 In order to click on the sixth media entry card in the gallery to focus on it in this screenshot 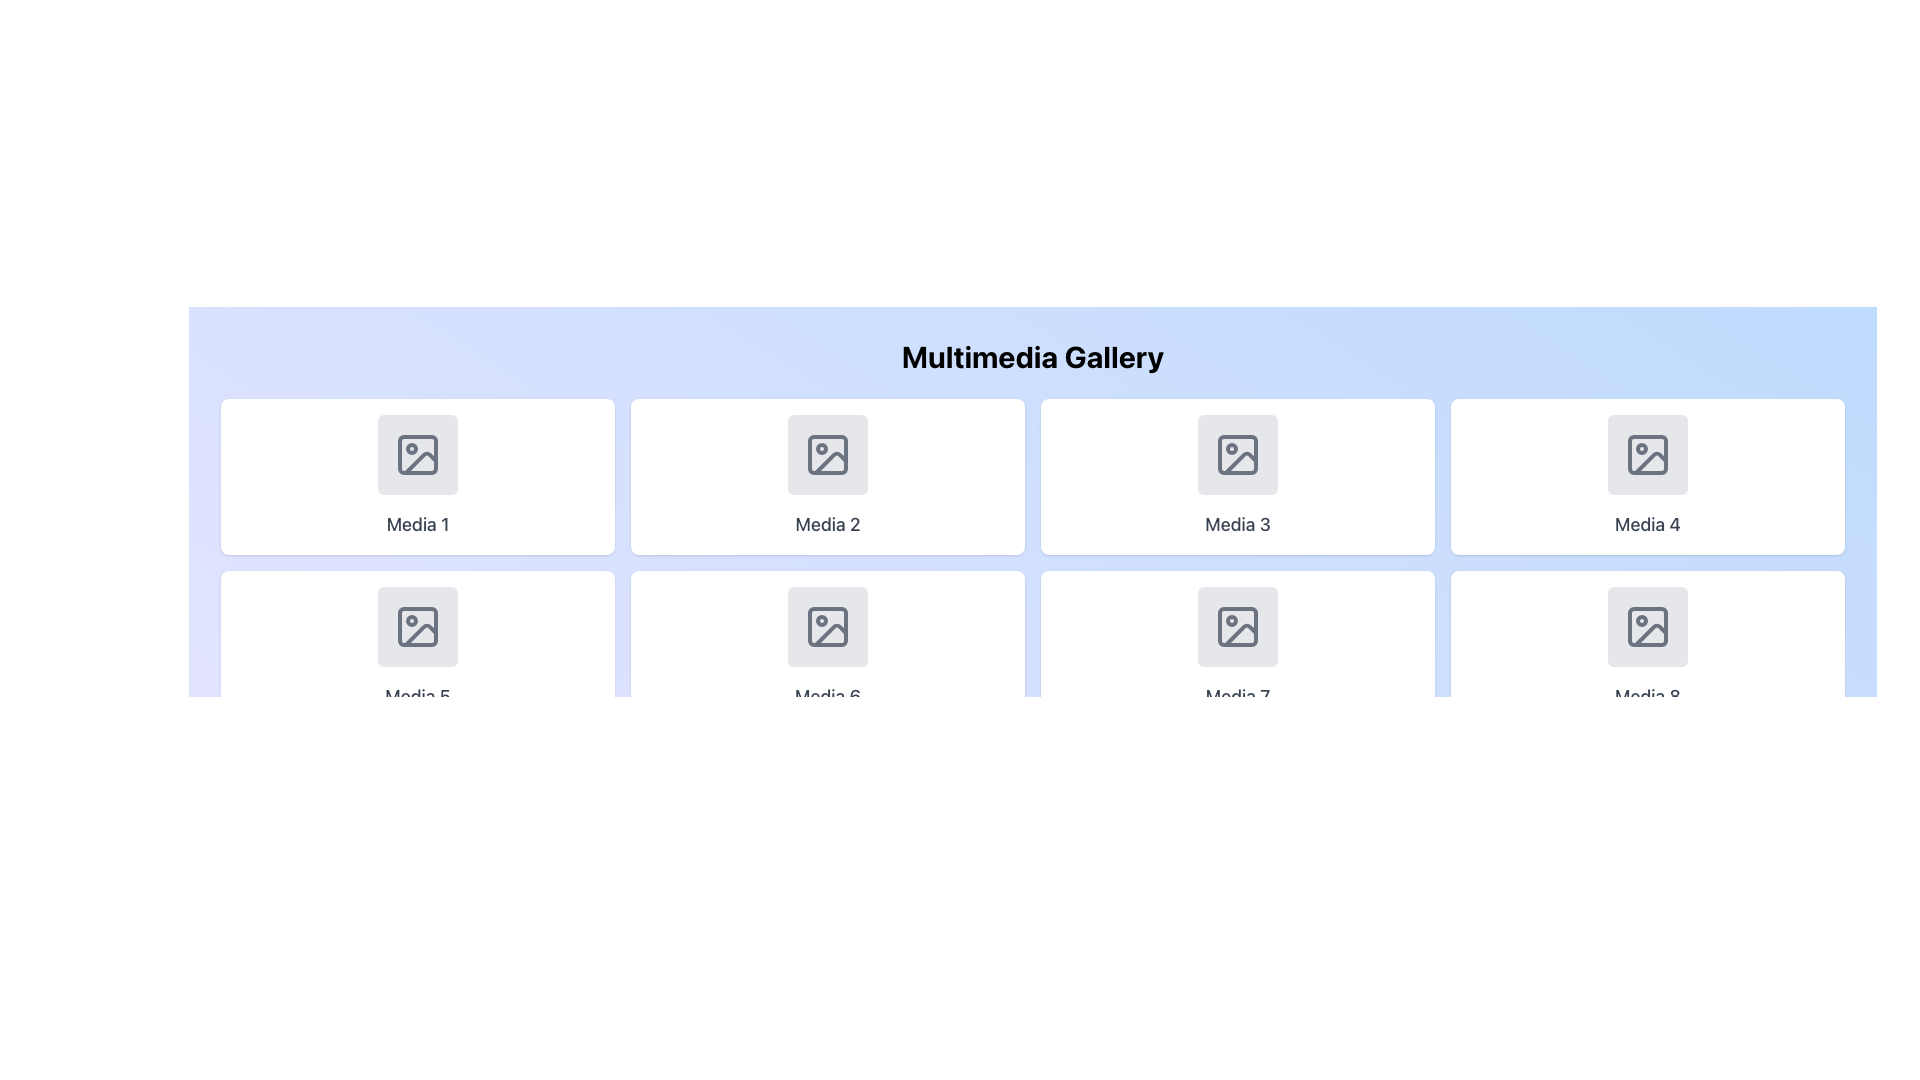, I will do `click(828, 648)`.